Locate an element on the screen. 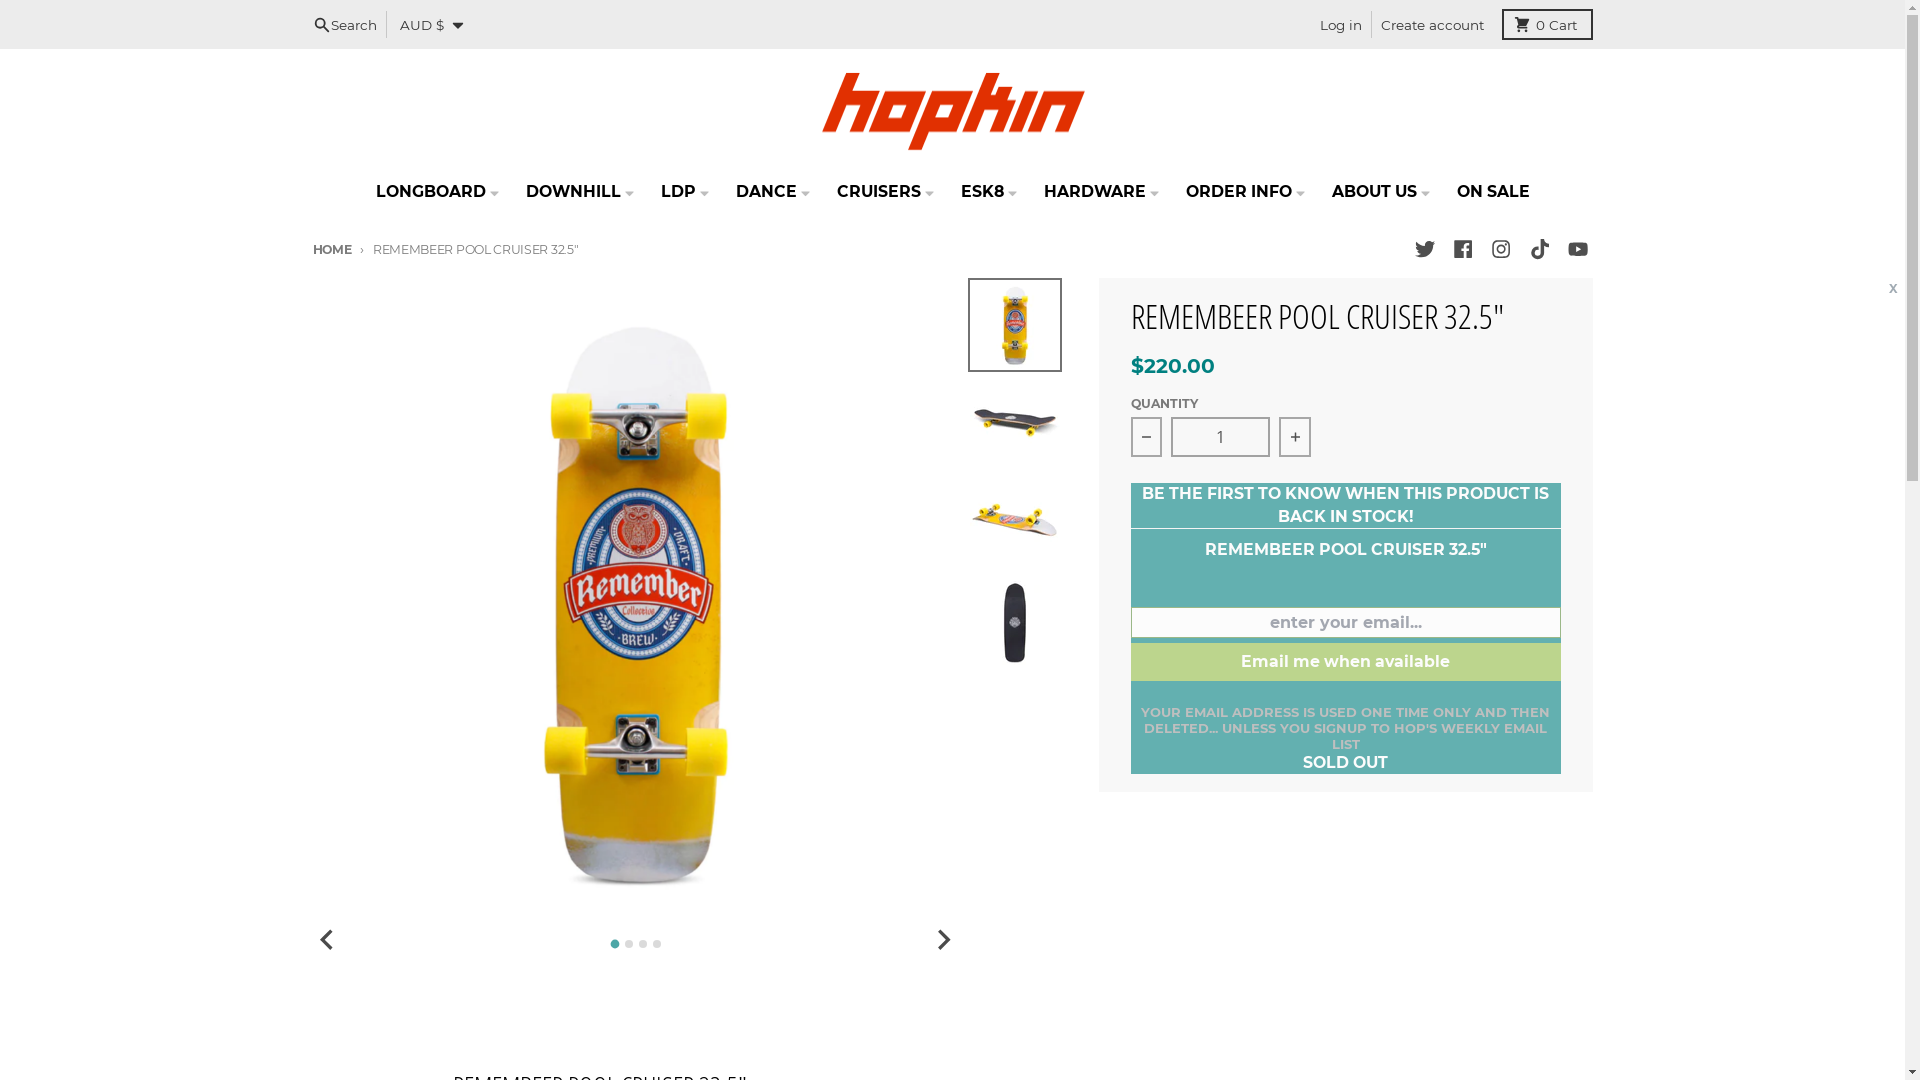 The width and height of the screenshot is (1920, 1080). 'Create account' is located at coordinates (1370, 24).